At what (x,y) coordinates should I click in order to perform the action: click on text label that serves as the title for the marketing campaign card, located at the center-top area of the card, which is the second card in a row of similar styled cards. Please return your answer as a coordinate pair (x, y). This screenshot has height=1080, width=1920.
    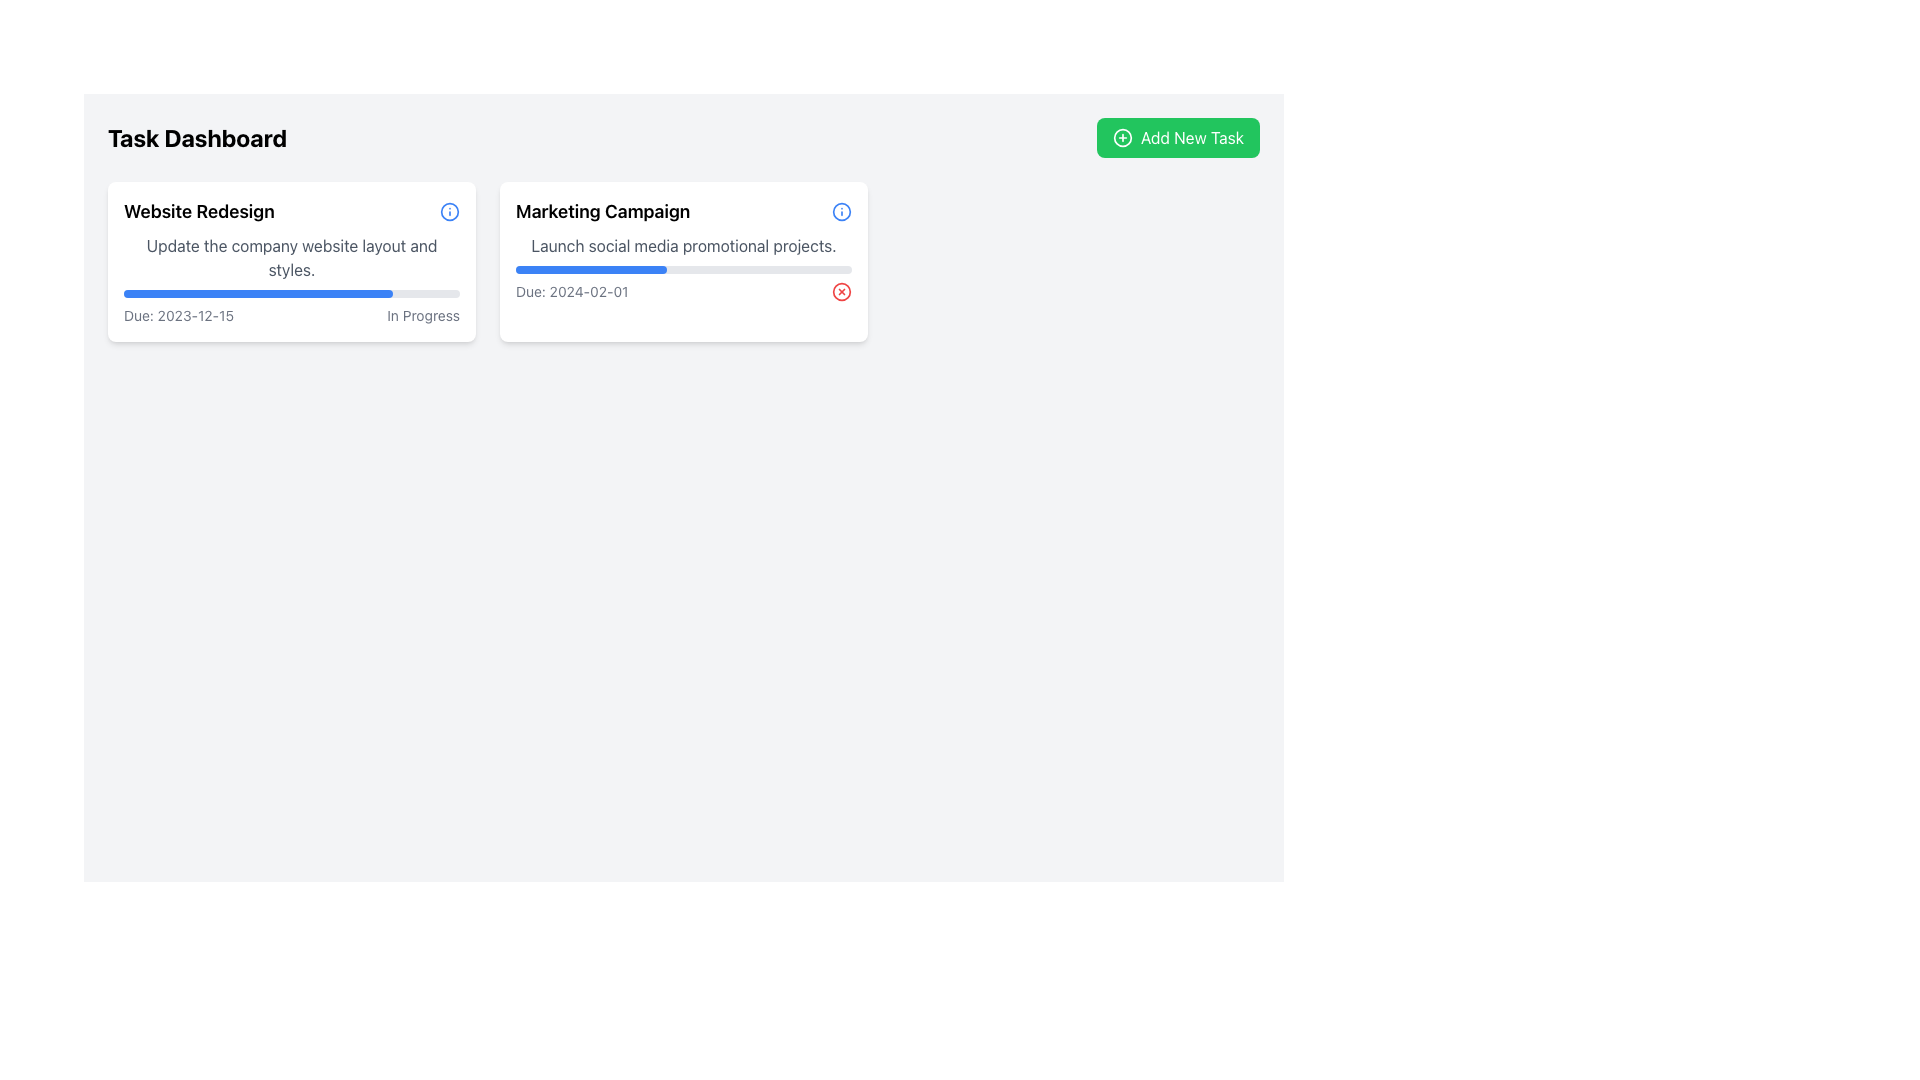
    Looking at the image, I should click on (602, 212).